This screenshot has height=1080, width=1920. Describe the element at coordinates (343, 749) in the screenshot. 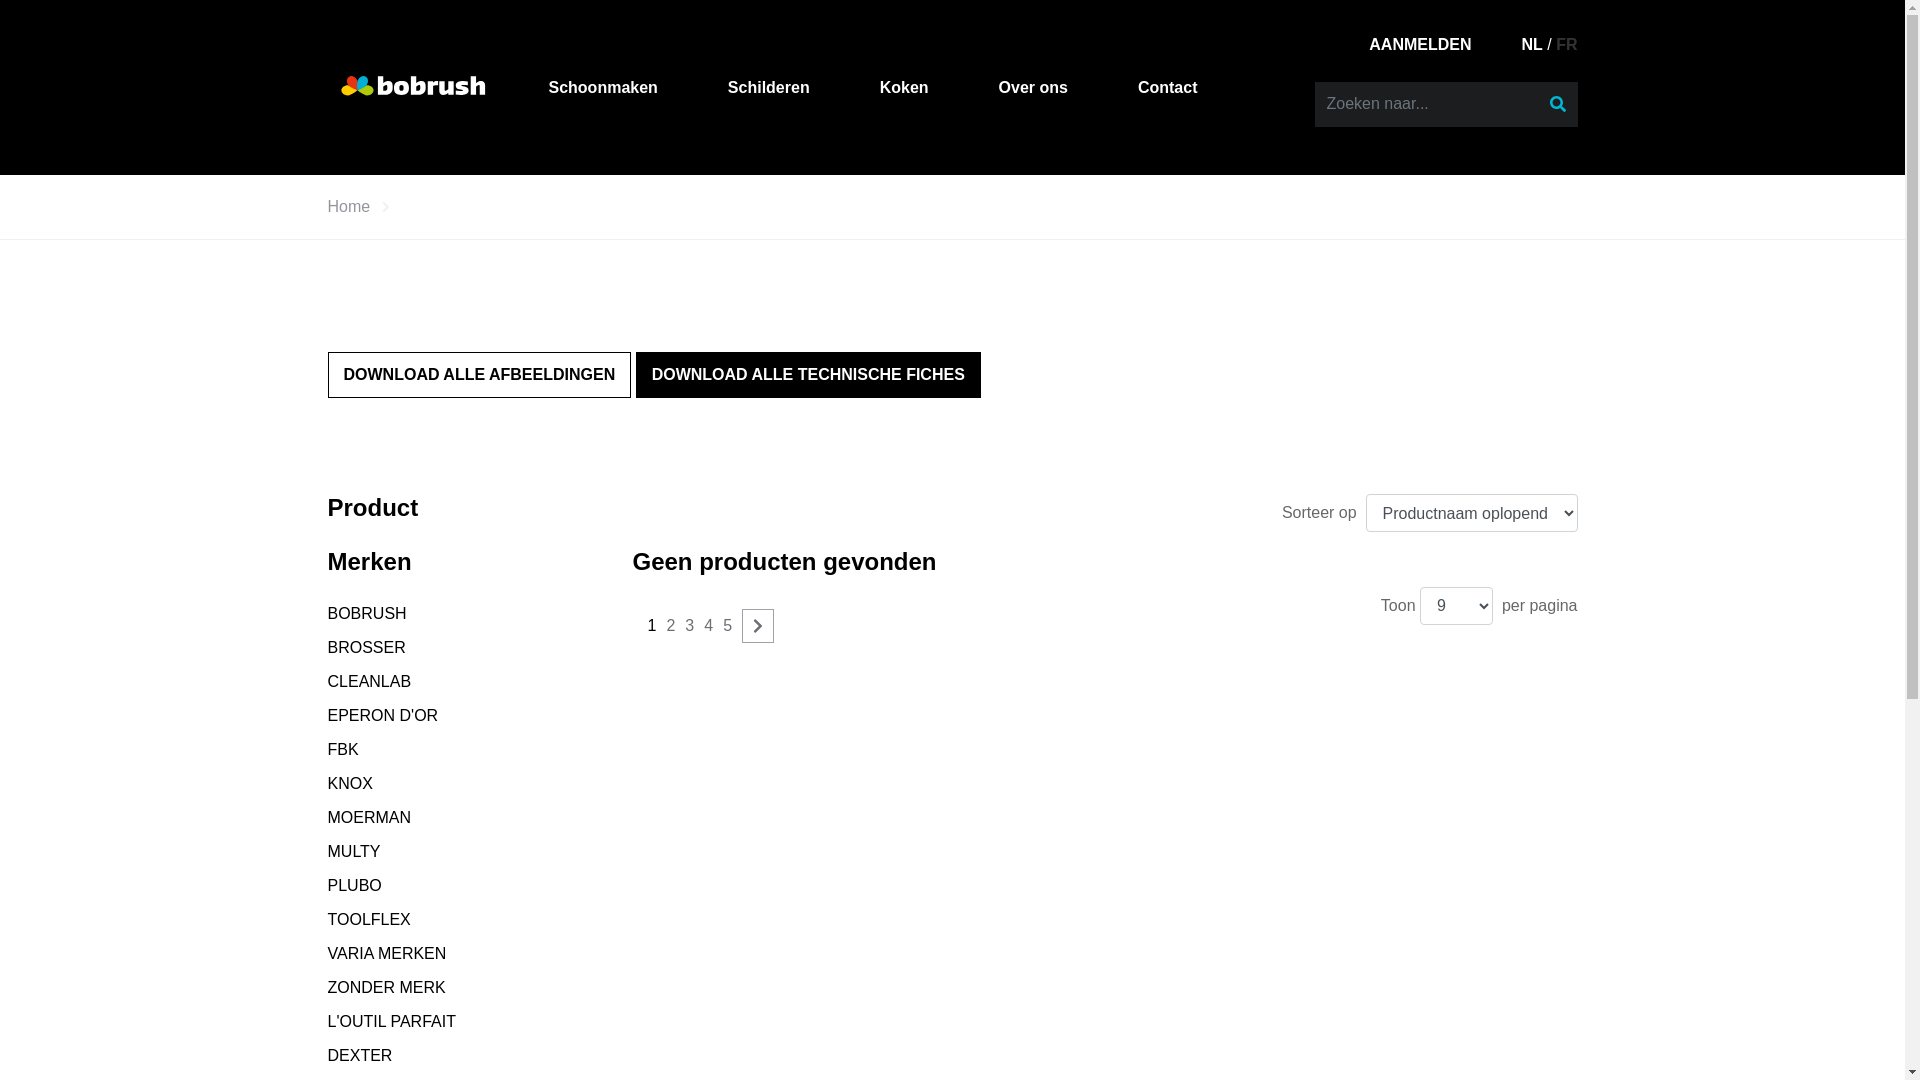

I see `'FBK'` at that location.